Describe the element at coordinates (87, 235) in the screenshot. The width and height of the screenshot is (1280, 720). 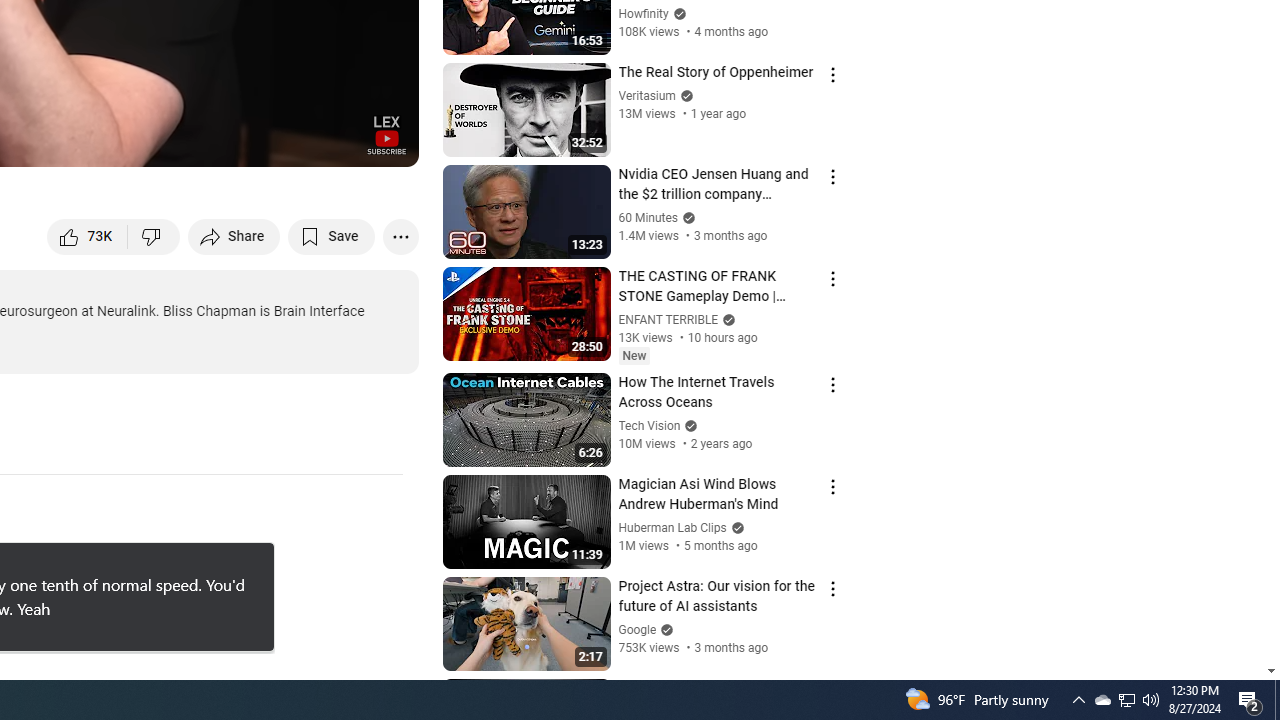
I see `'like this video along with 73,133 other people'` at that location.